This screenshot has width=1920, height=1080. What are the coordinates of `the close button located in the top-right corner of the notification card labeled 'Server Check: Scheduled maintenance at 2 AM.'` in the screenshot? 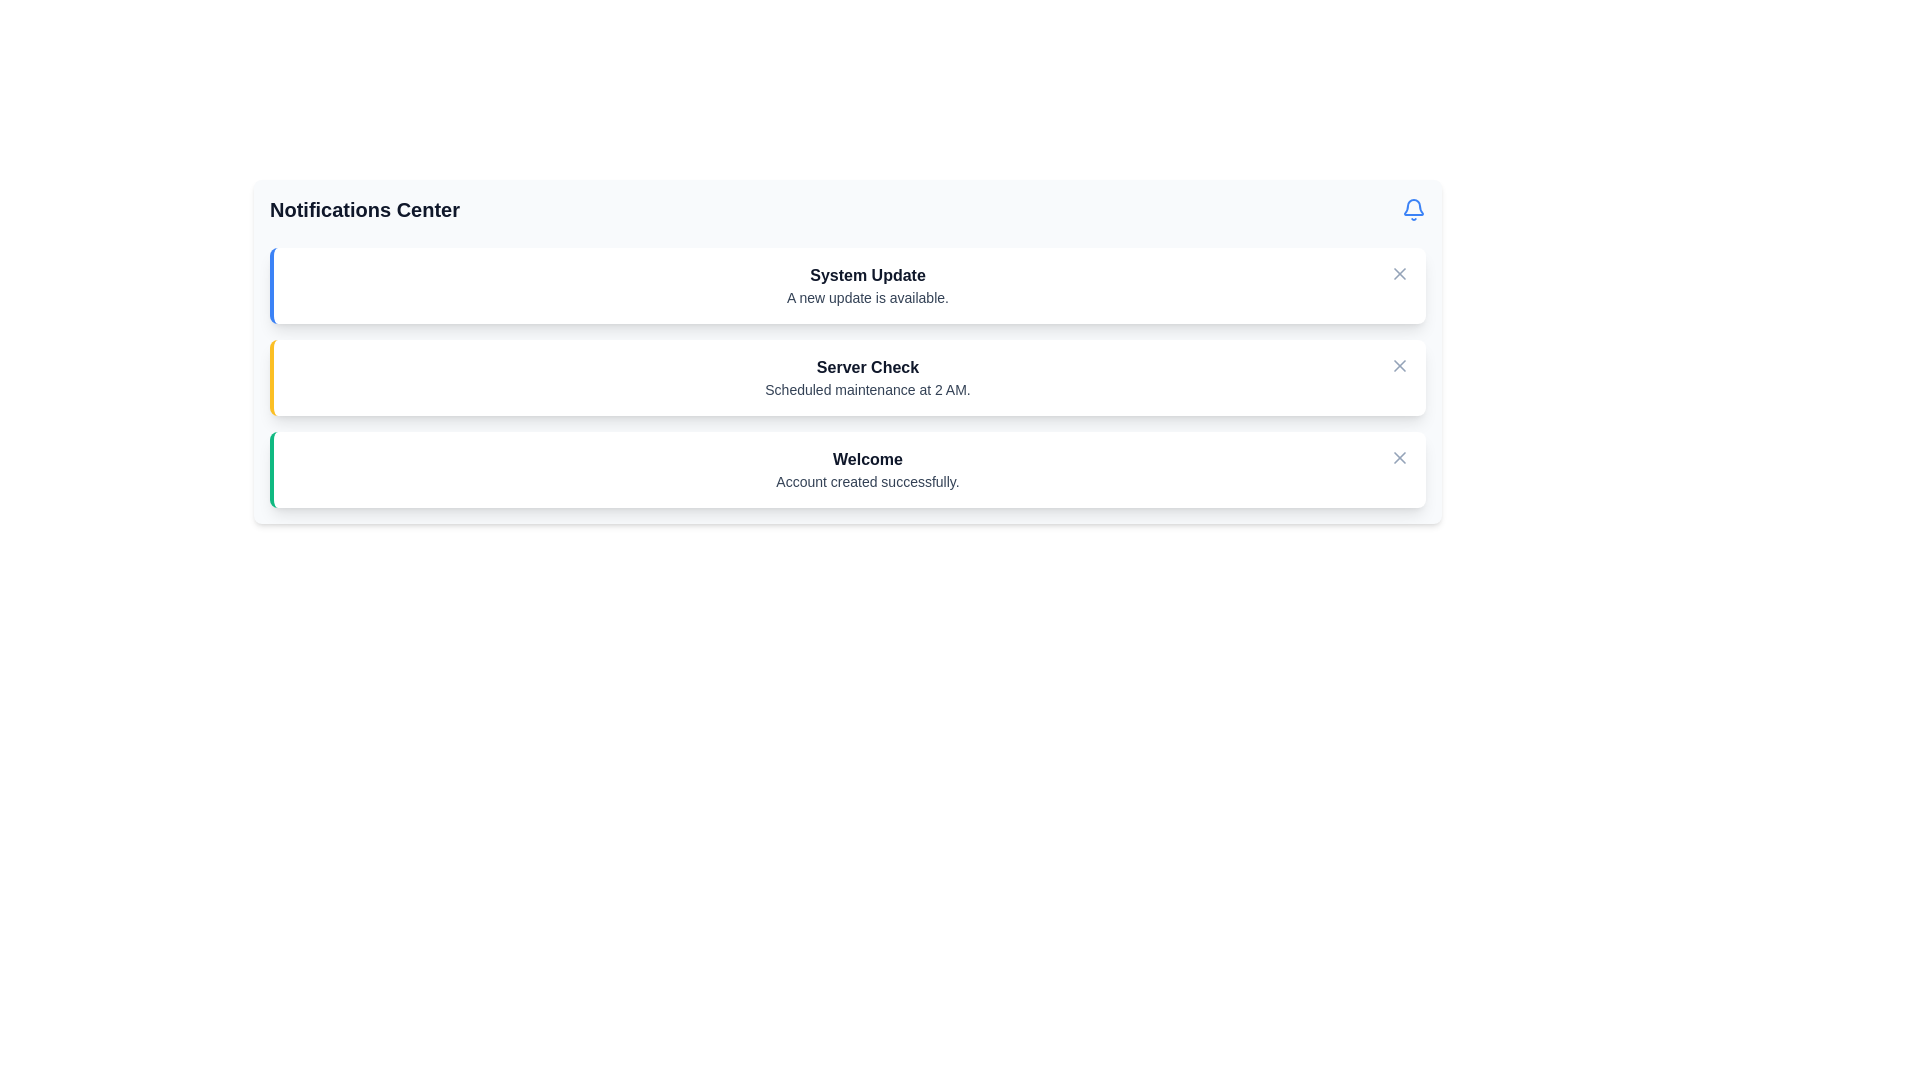 It's located at (1399, 366).